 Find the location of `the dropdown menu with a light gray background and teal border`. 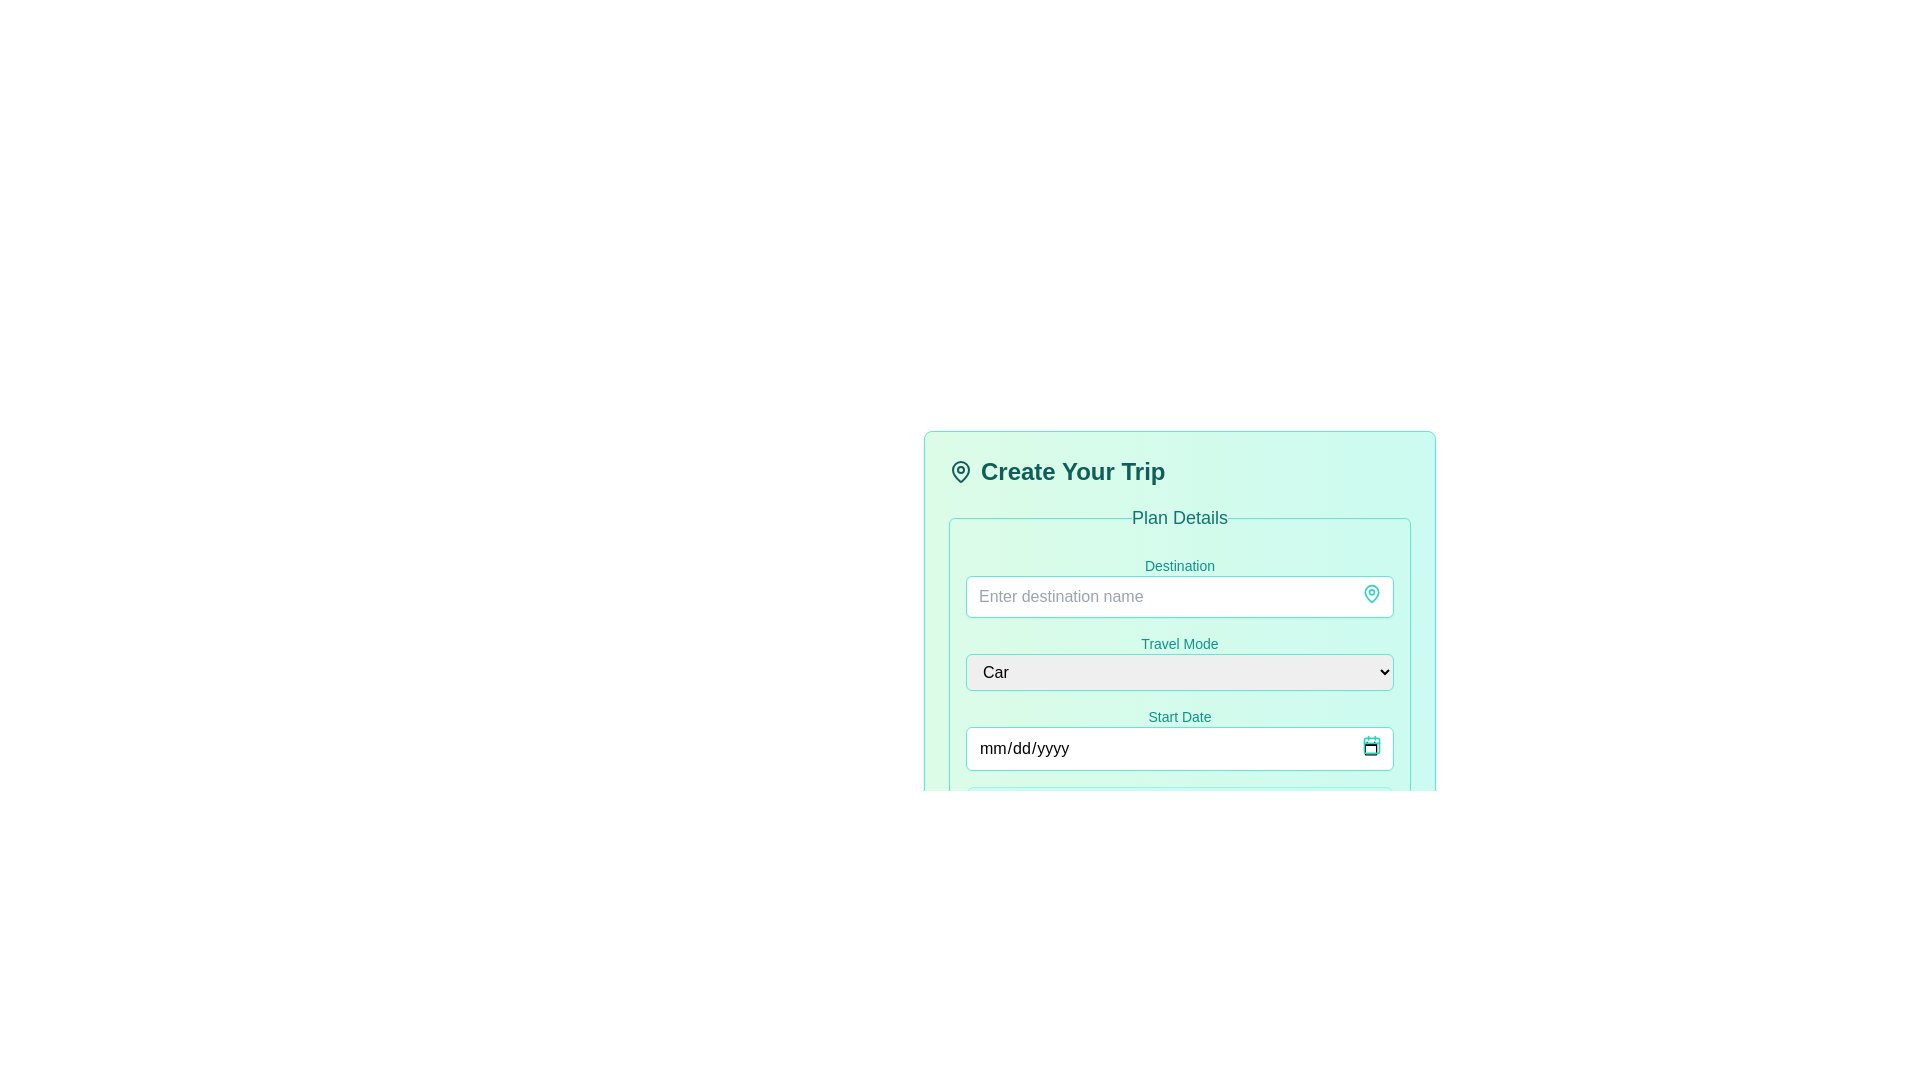

the dropdown menu with a light gray background and teal border is located at coordinates (1180, 671).